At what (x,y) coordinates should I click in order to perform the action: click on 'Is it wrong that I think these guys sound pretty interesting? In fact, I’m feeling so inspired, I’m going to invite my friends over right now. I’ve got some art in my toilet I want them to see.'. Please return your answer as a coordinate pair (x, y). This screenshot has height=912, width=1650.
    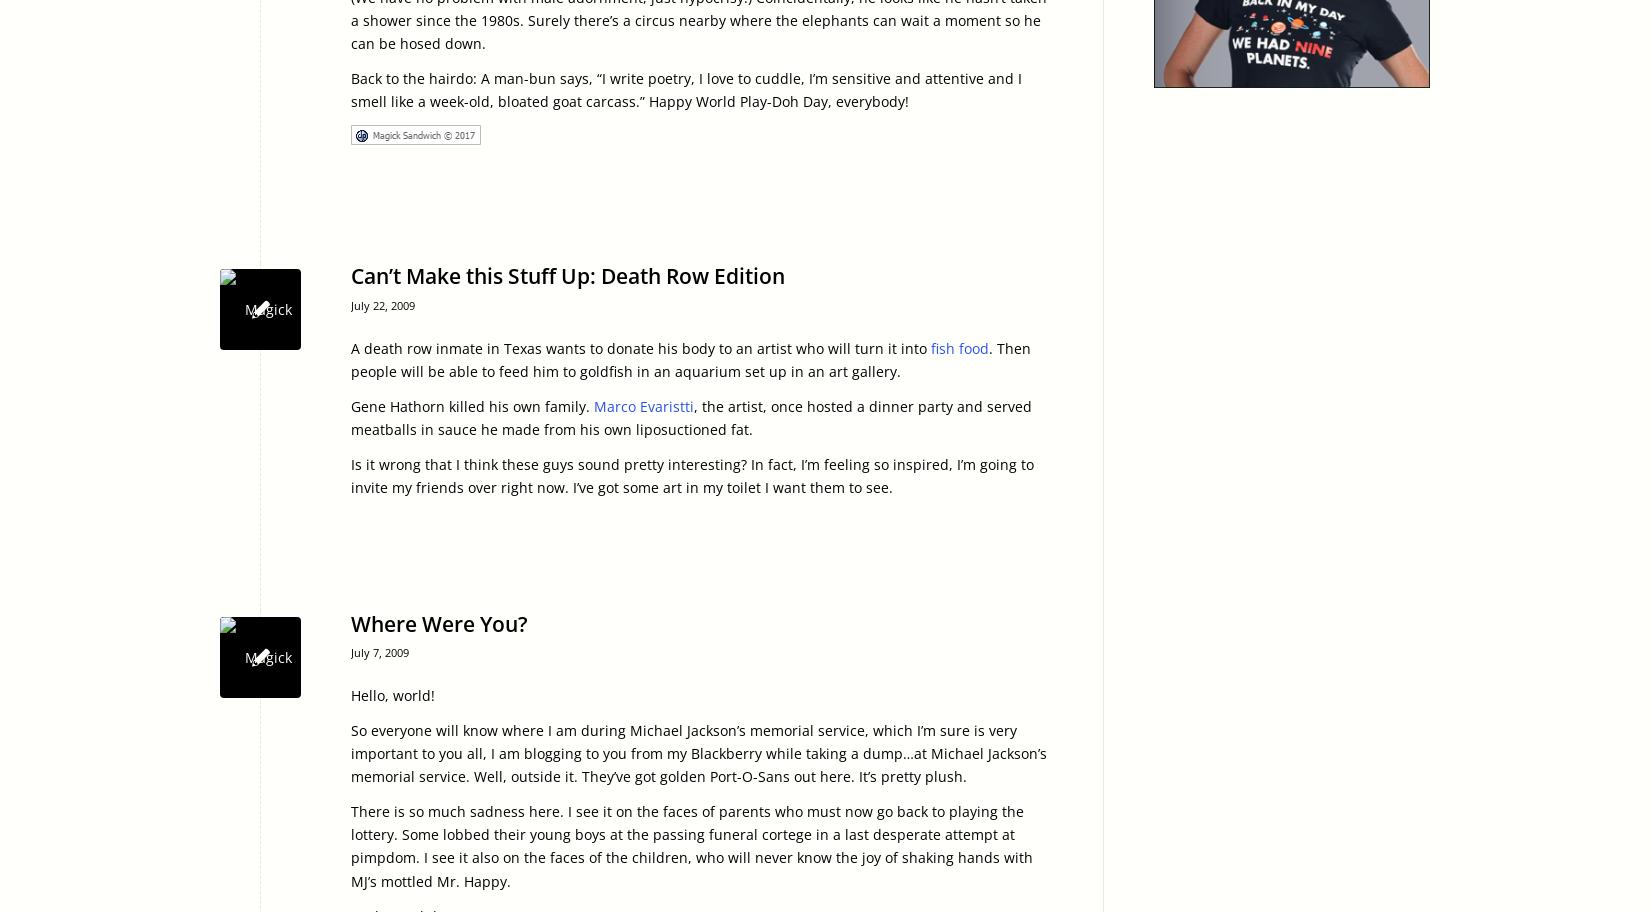
    Looking at the image, I should click on (691, 474).